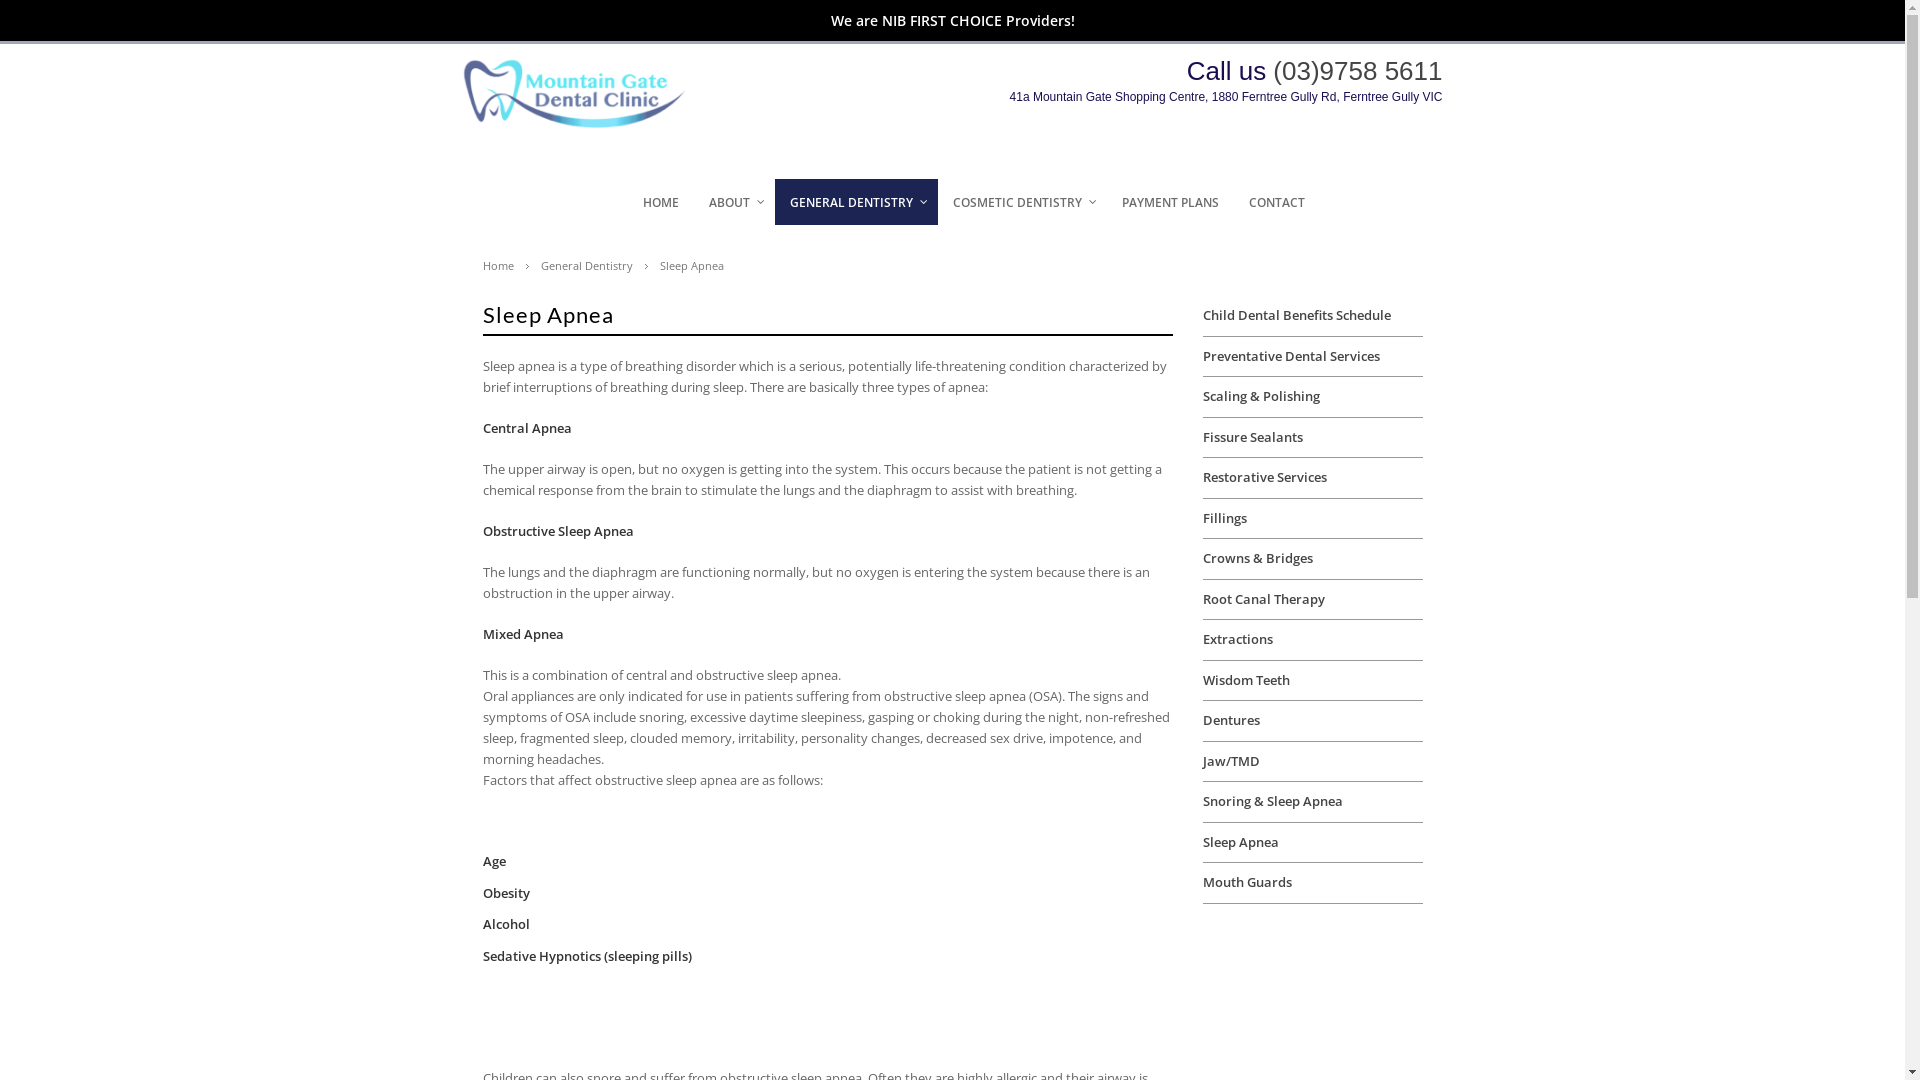  I want to click on 'MG Dental Clinic', so click(584, 123).